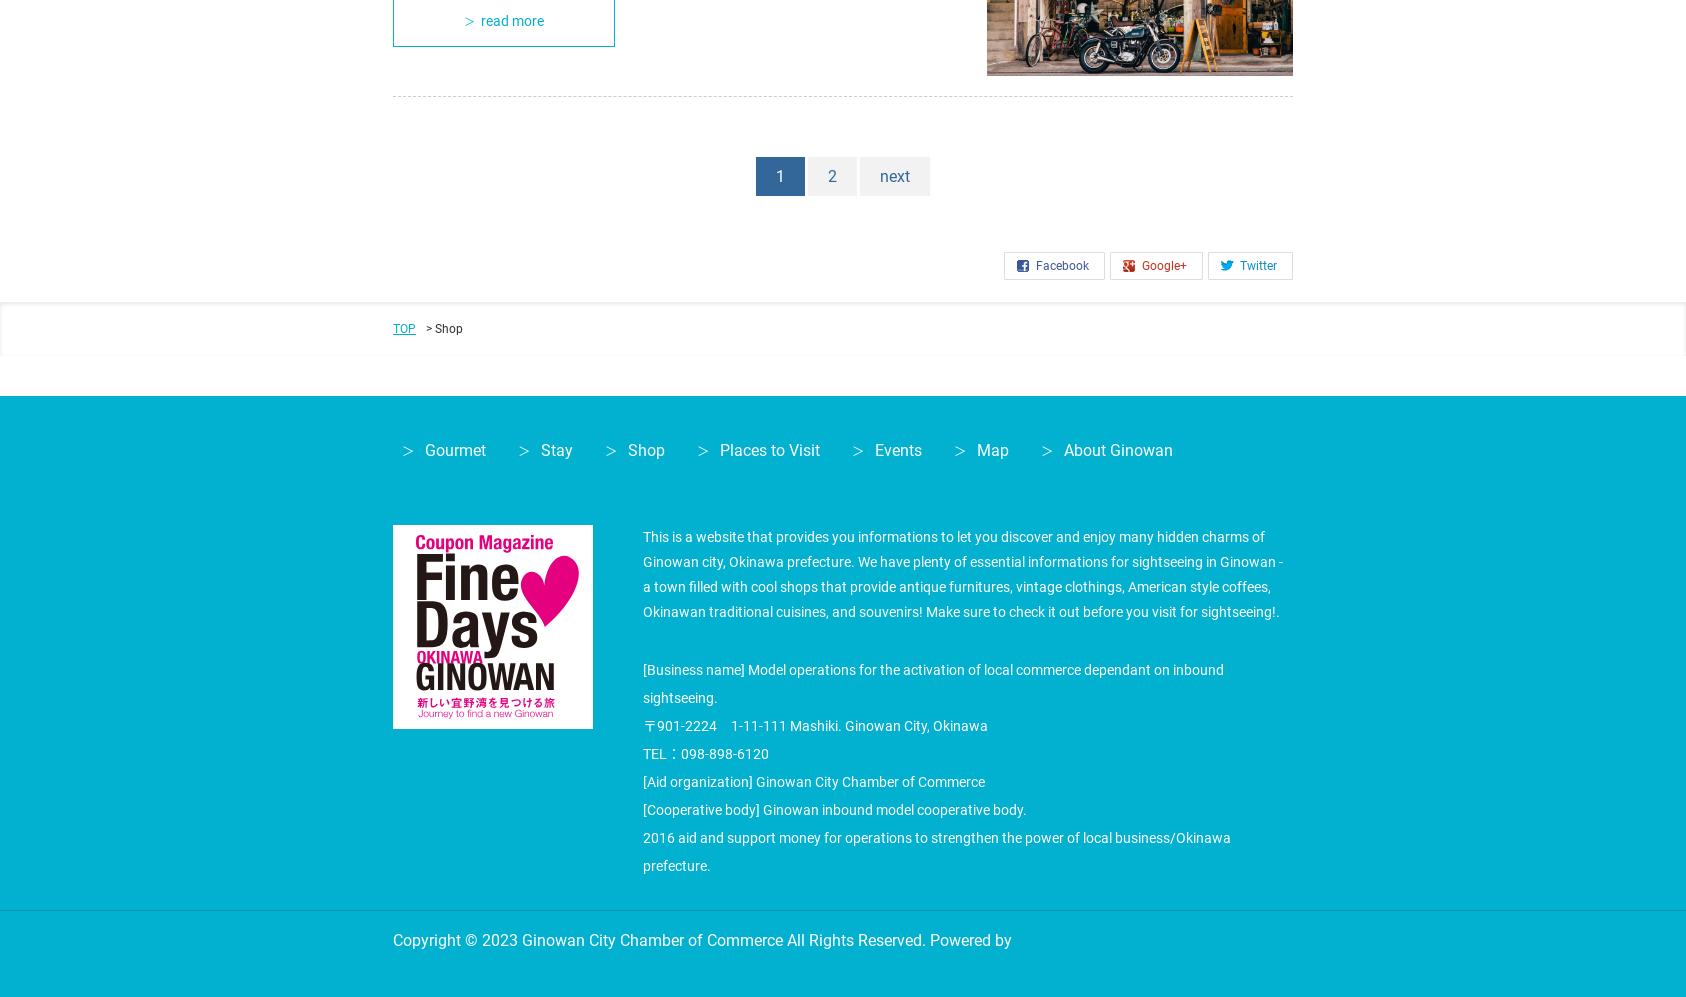 The height and width of the screenshot is (997, 1686). I want to click on 'Facebook', so click(1062, 264).